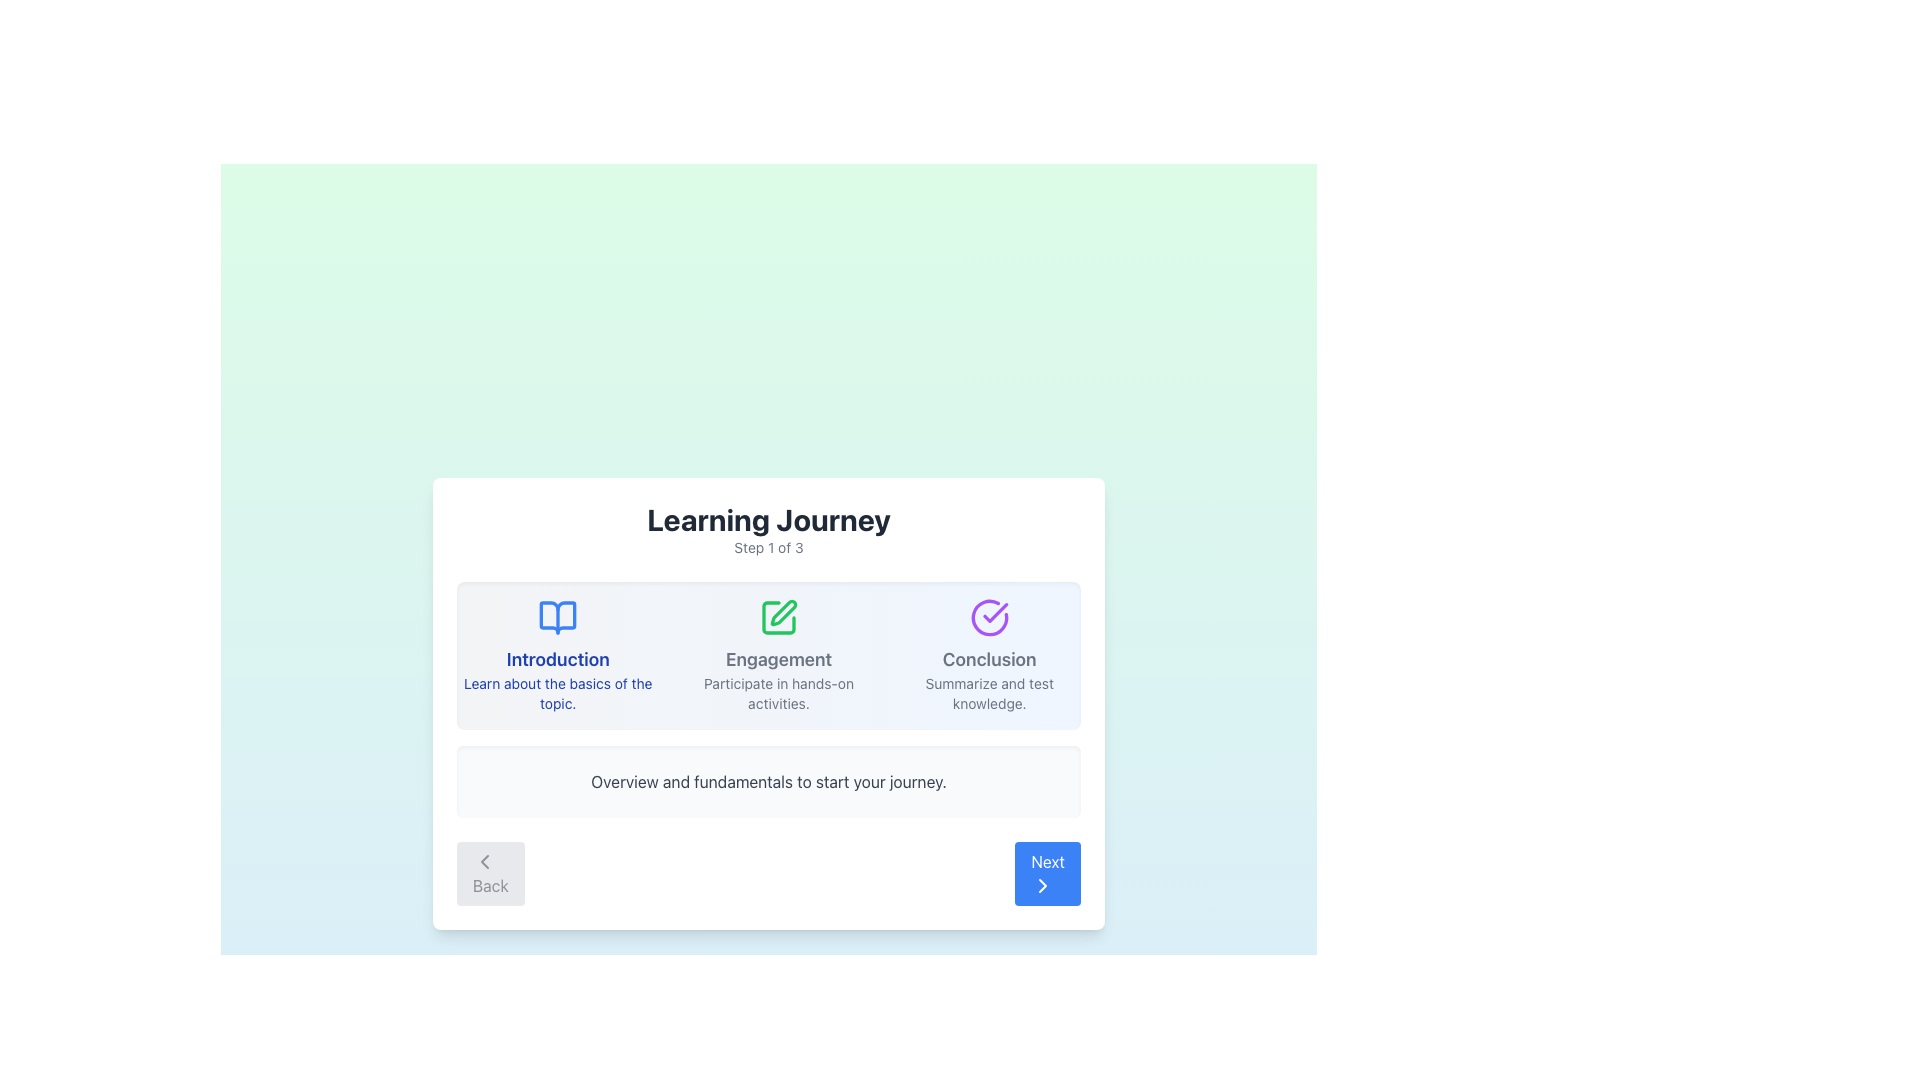  What do you see at coordinates (767, 781) in the screenshot?
I see `the static text that reads 'Overview and fundamentals to start your journey.' which is styled in gray on a white background and located below the section with the steps 'Introduction,' 'Engagement,' and 'Conclusion.'` at bounding box center [767, 781].